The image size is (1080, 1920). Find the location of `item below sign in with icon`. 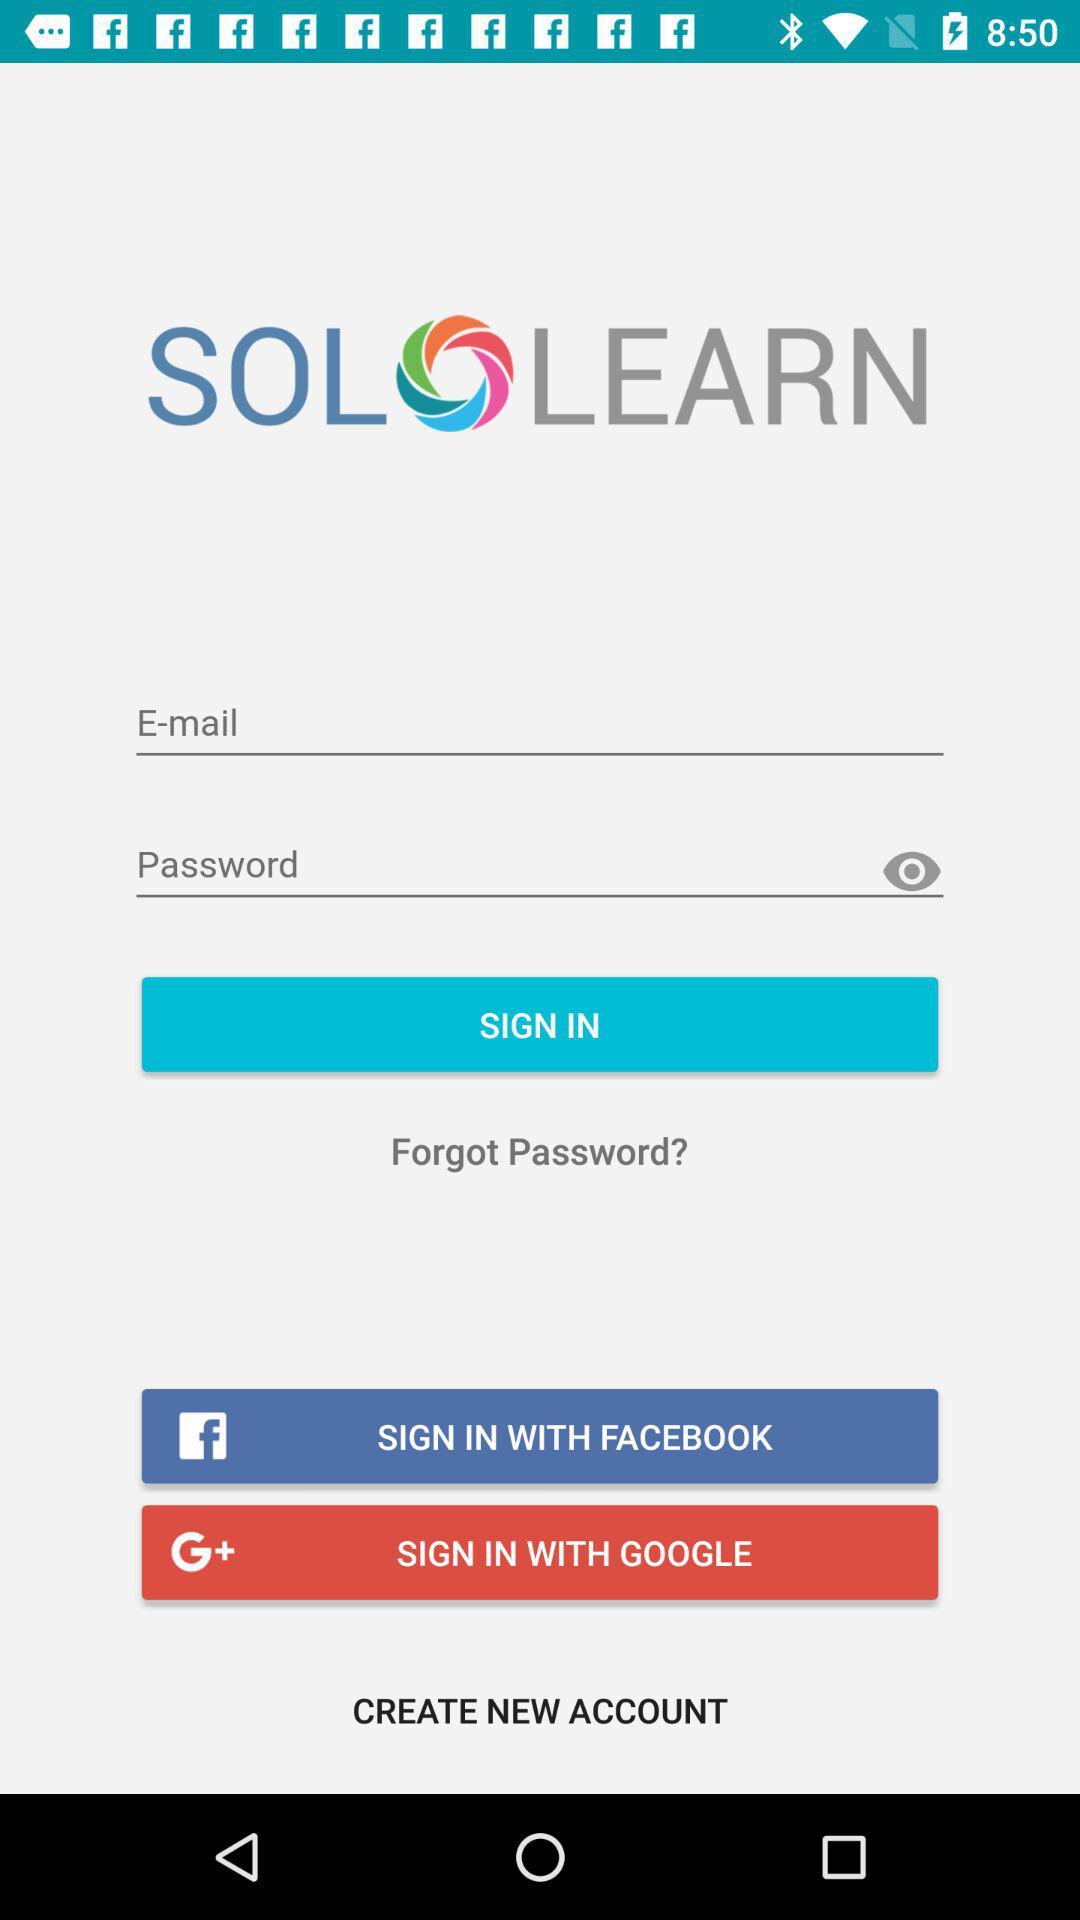

item below sign in with icon is located at coordinates (540, 1708).